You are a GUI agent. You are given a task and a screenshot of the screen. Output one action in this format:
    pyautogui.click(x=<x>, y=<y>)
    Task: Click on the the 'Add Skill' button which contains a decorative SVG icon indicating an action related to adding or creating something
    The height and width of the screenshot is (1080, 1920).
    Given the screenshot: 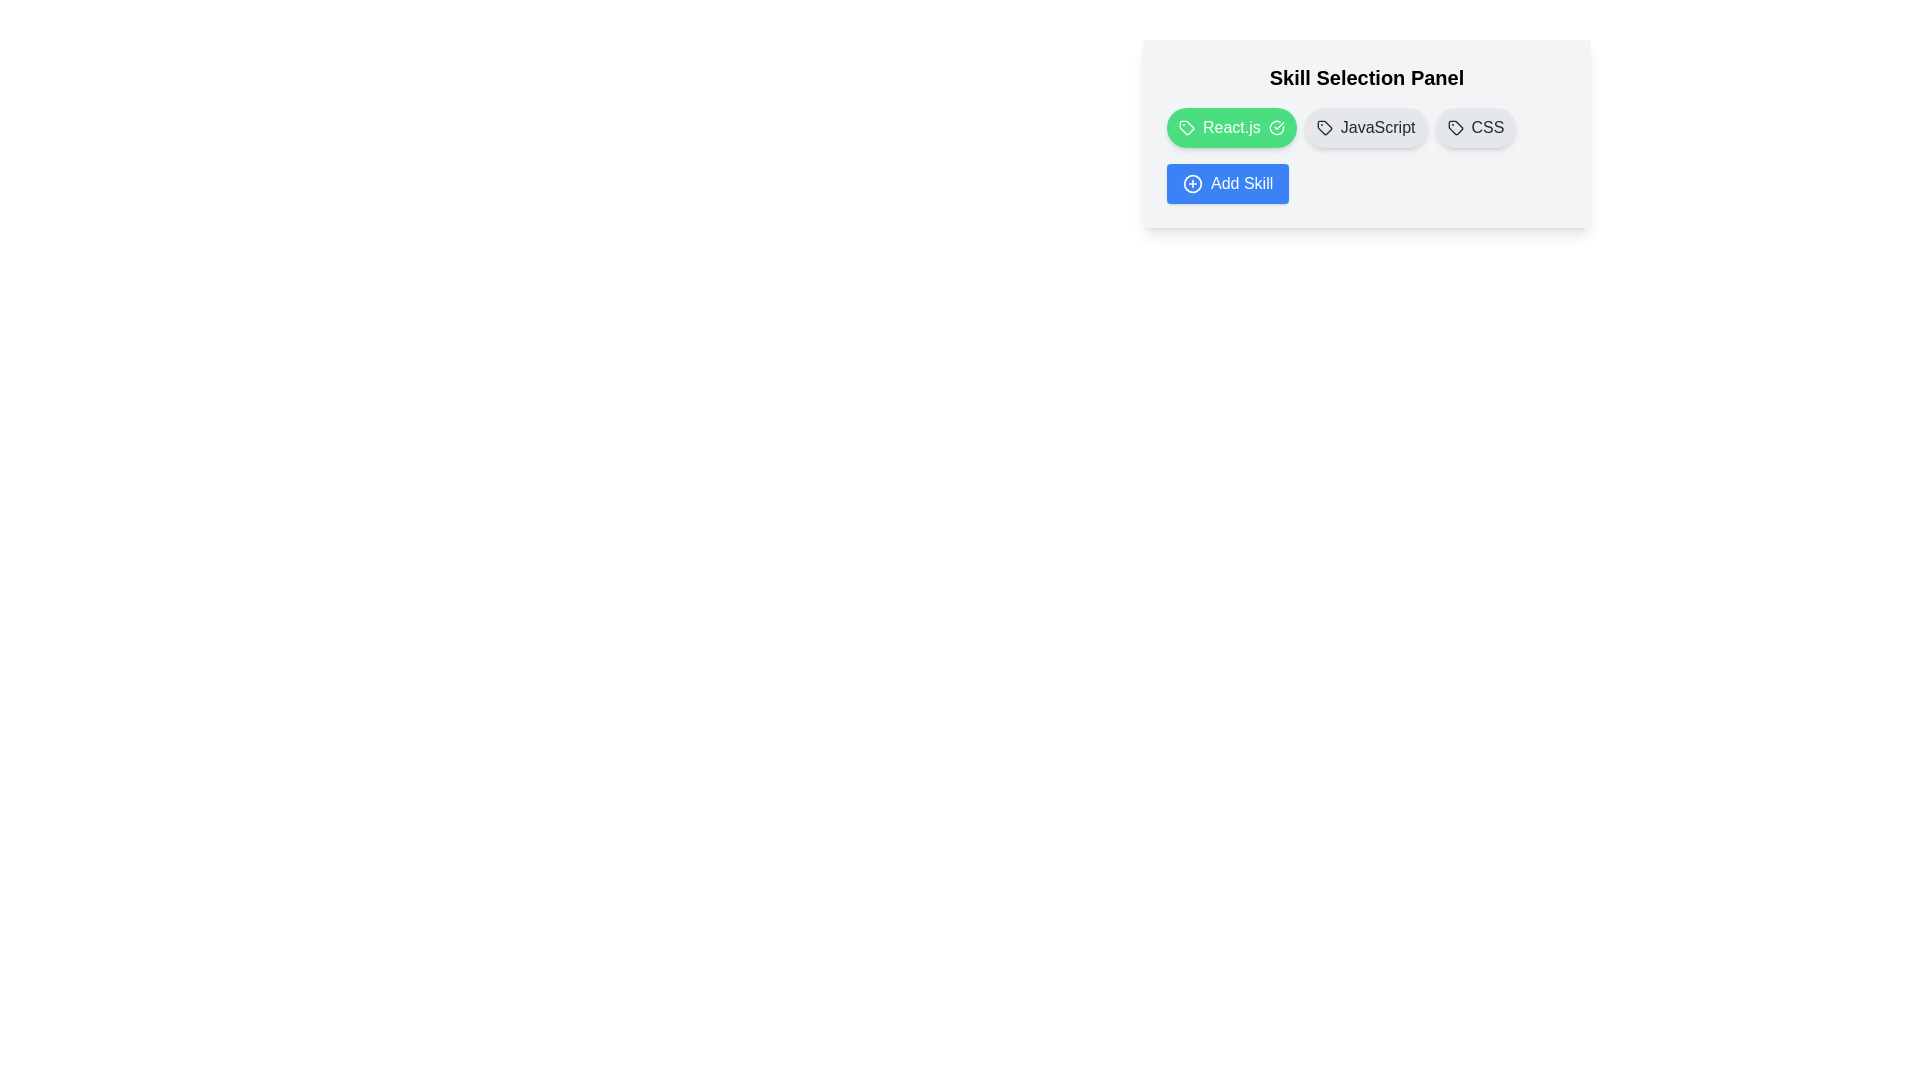 What is the action you would take?
    pyautogui.click(x=1193, y=184)
    